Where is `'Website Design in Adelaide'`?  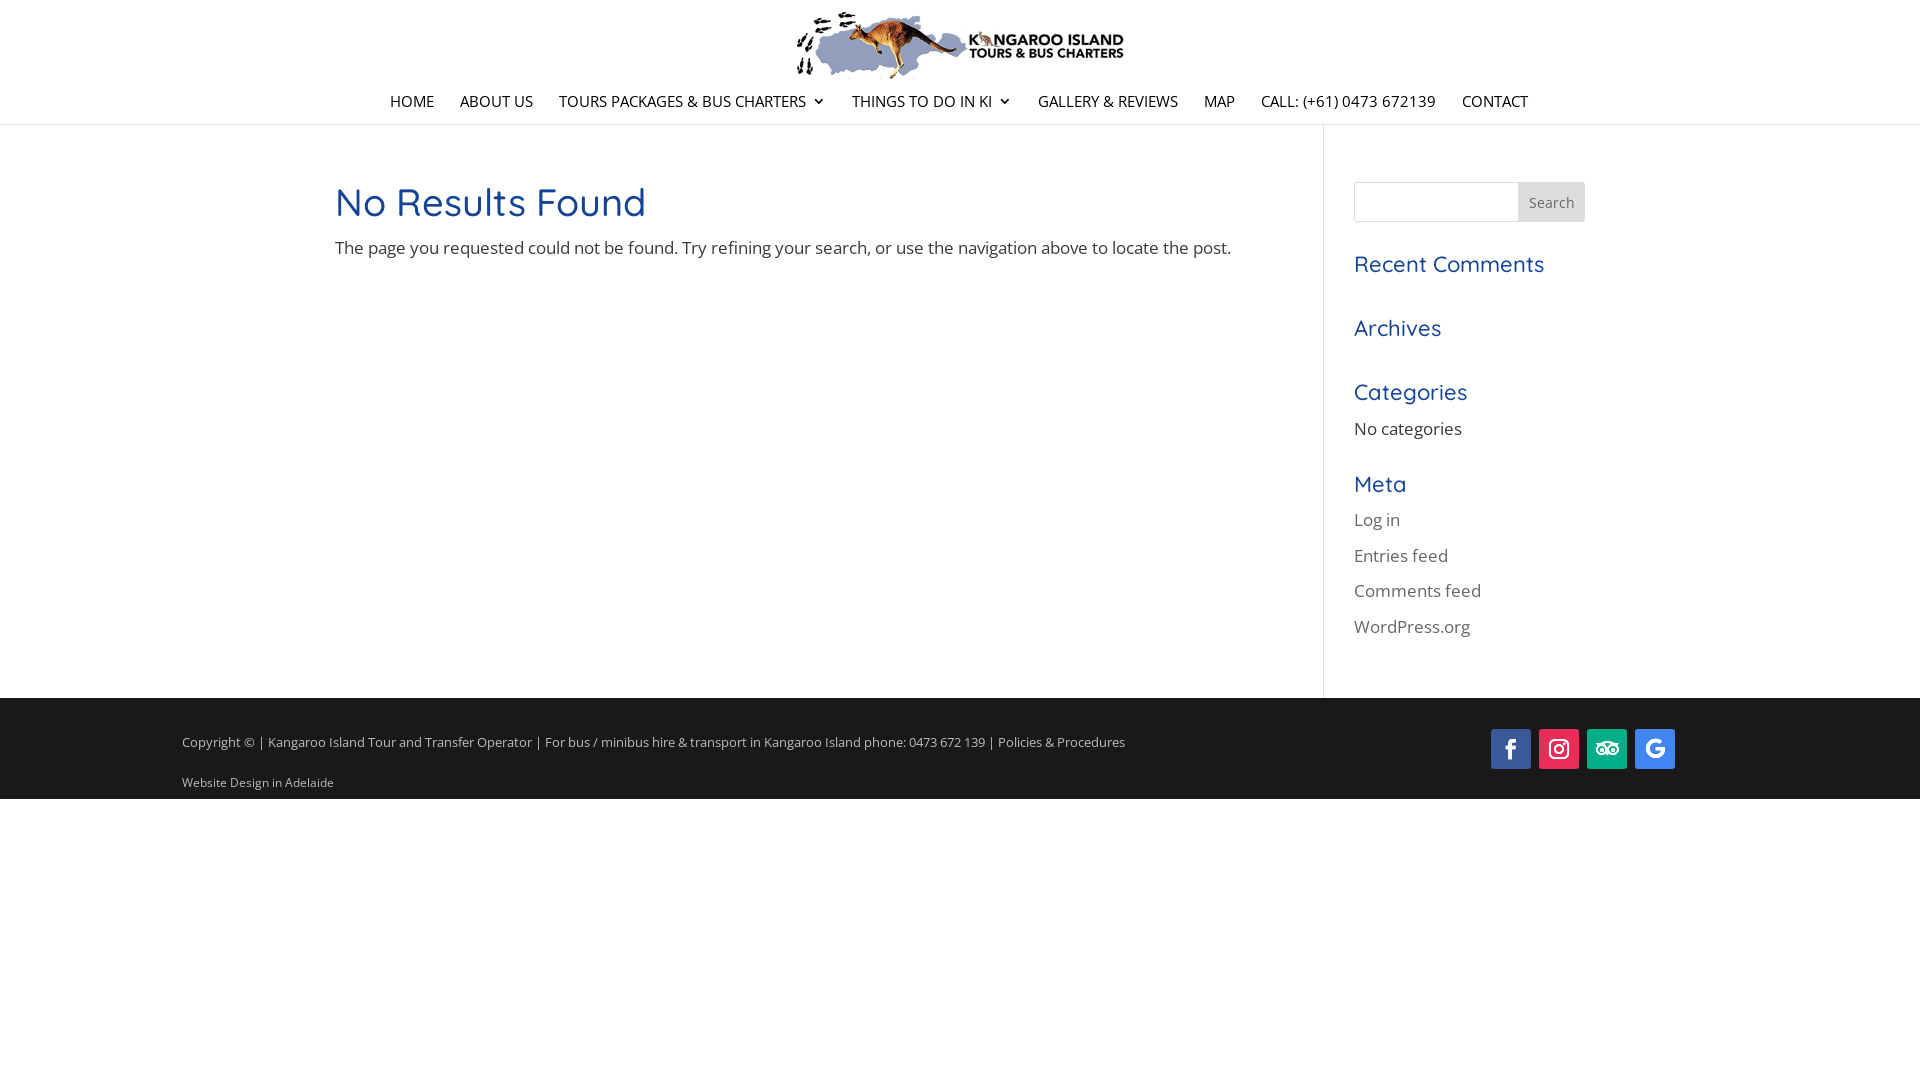
'Website Design in Adelaide' is located at coordinates (257, 781).